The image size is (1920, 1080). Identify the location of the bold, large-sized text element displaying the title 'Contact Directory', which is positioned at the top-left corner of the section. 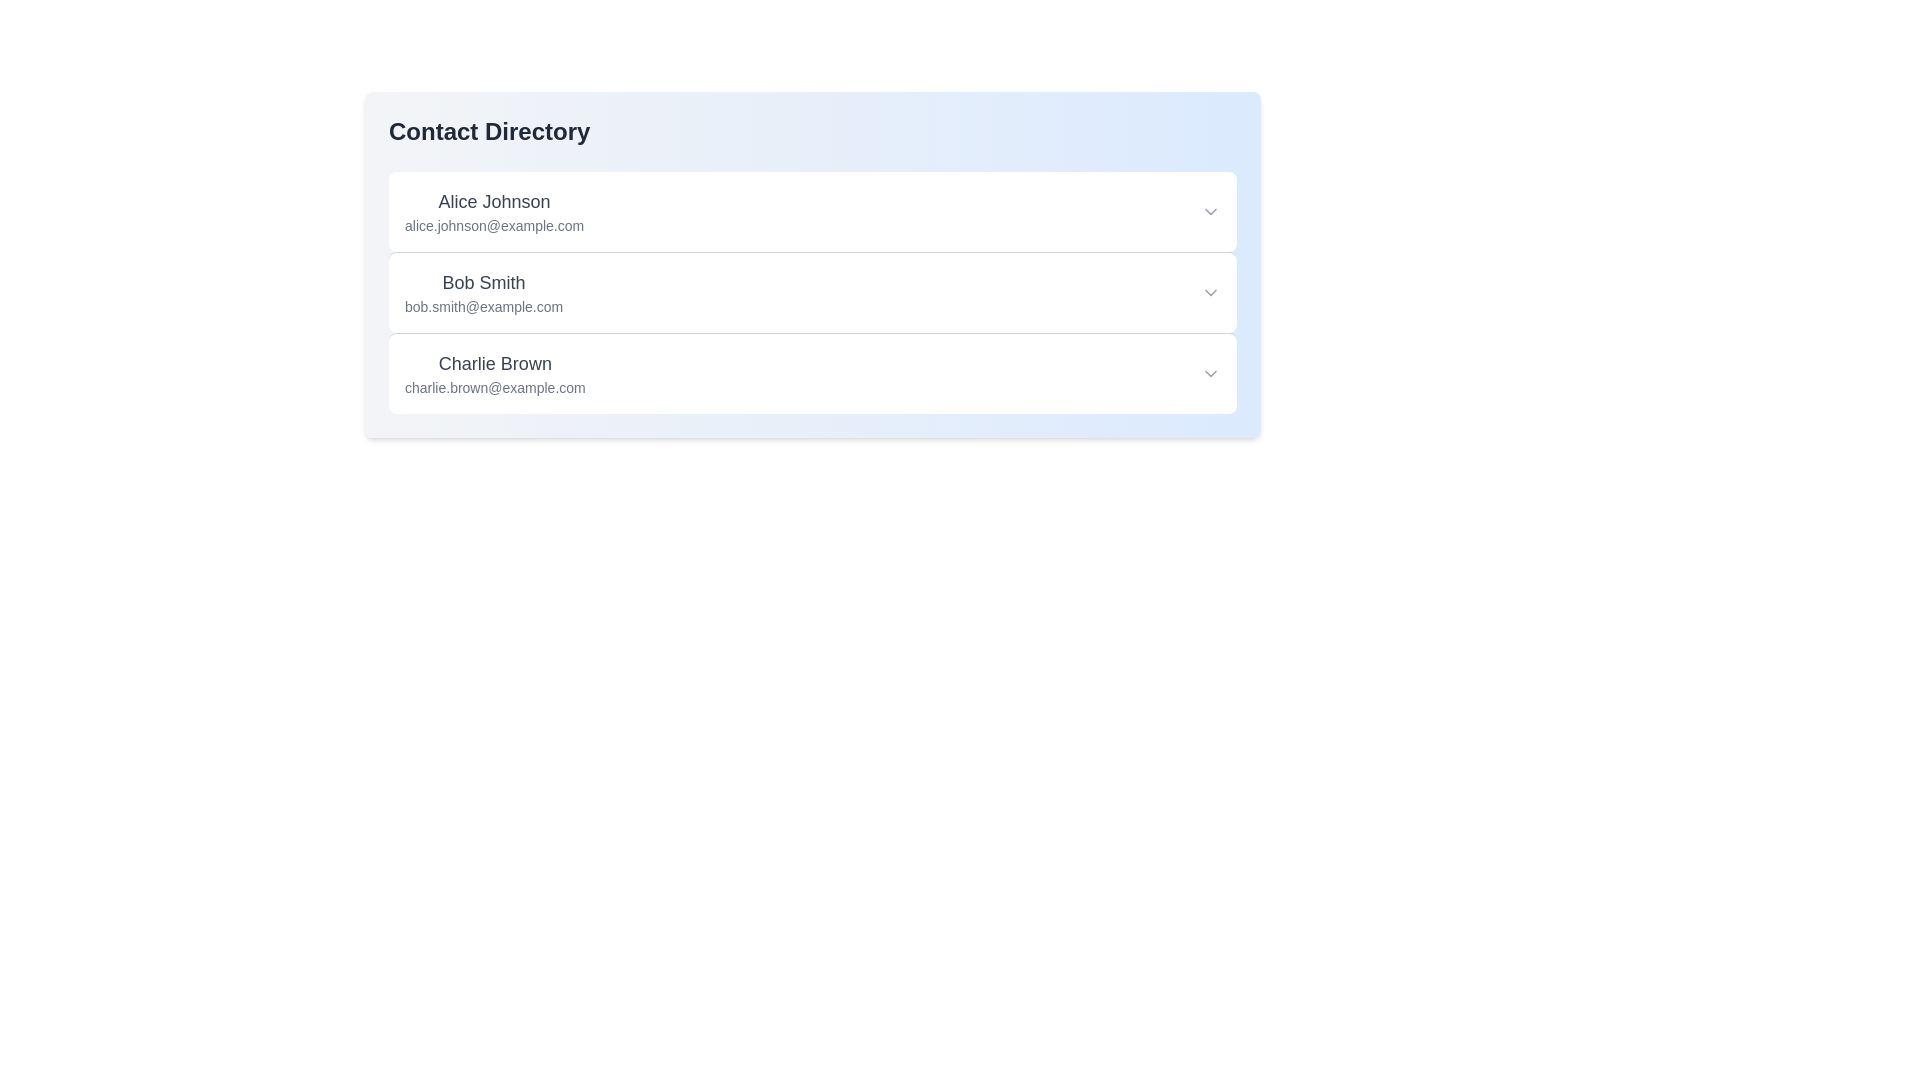
(489, 131).